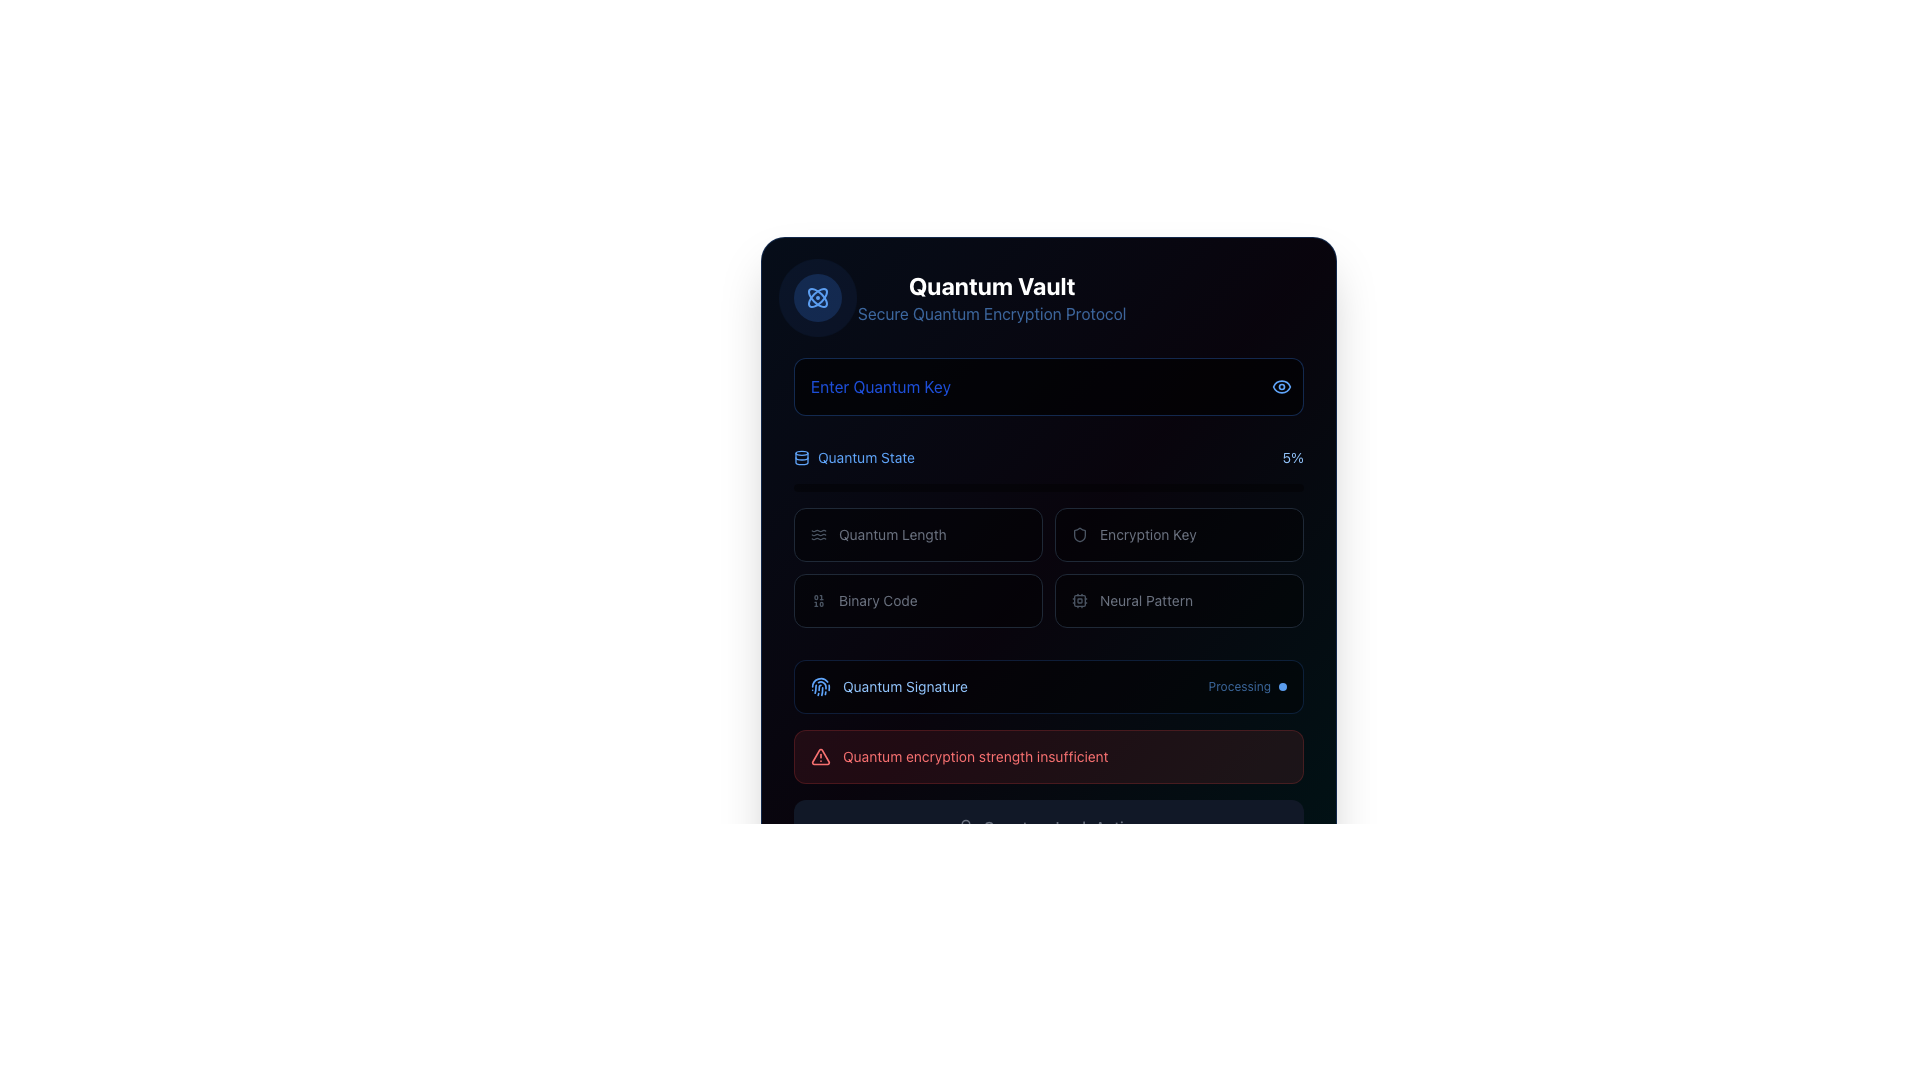 This screenshot has width=1920, height=1080. I want to click on the database icon, which is styled in blue and located to the left of the text 'Quantum State.', so click(801, 458).